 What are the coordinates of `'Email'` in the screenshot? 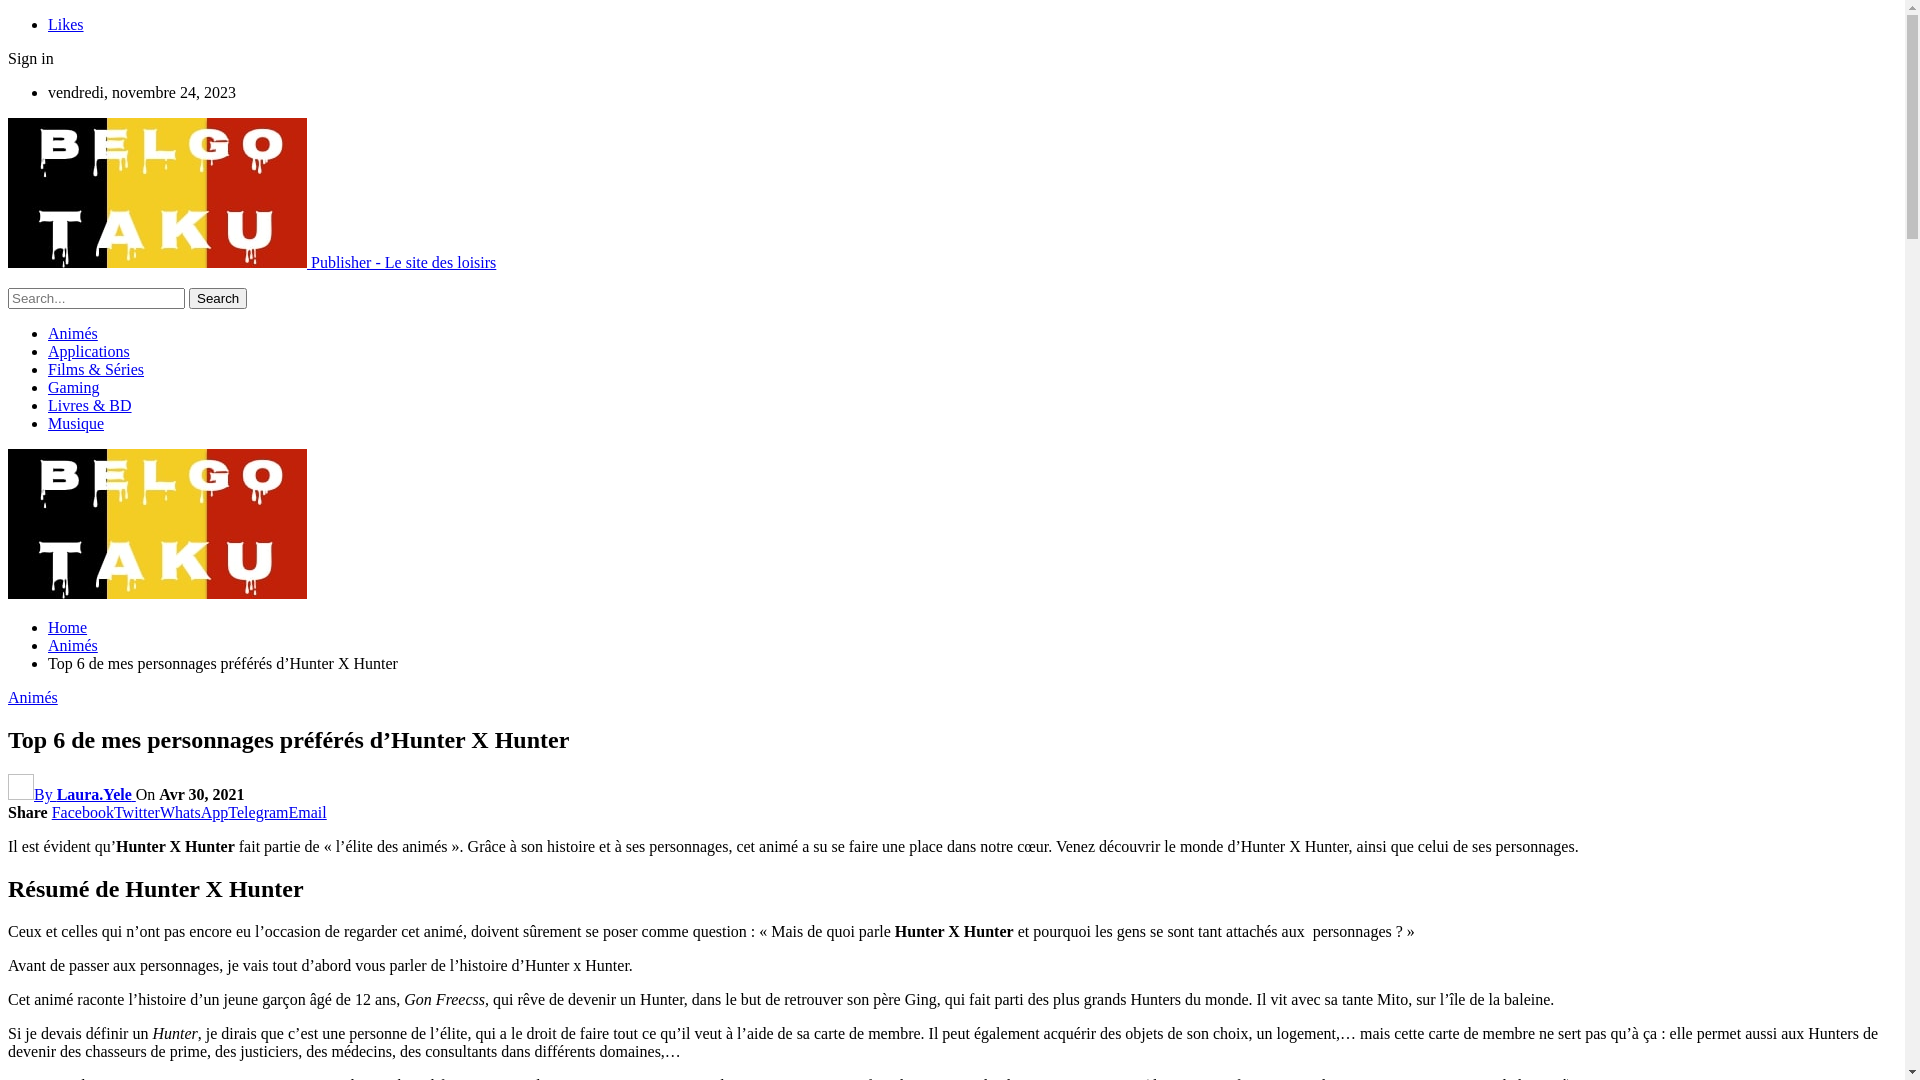 It's located at (306, 812).